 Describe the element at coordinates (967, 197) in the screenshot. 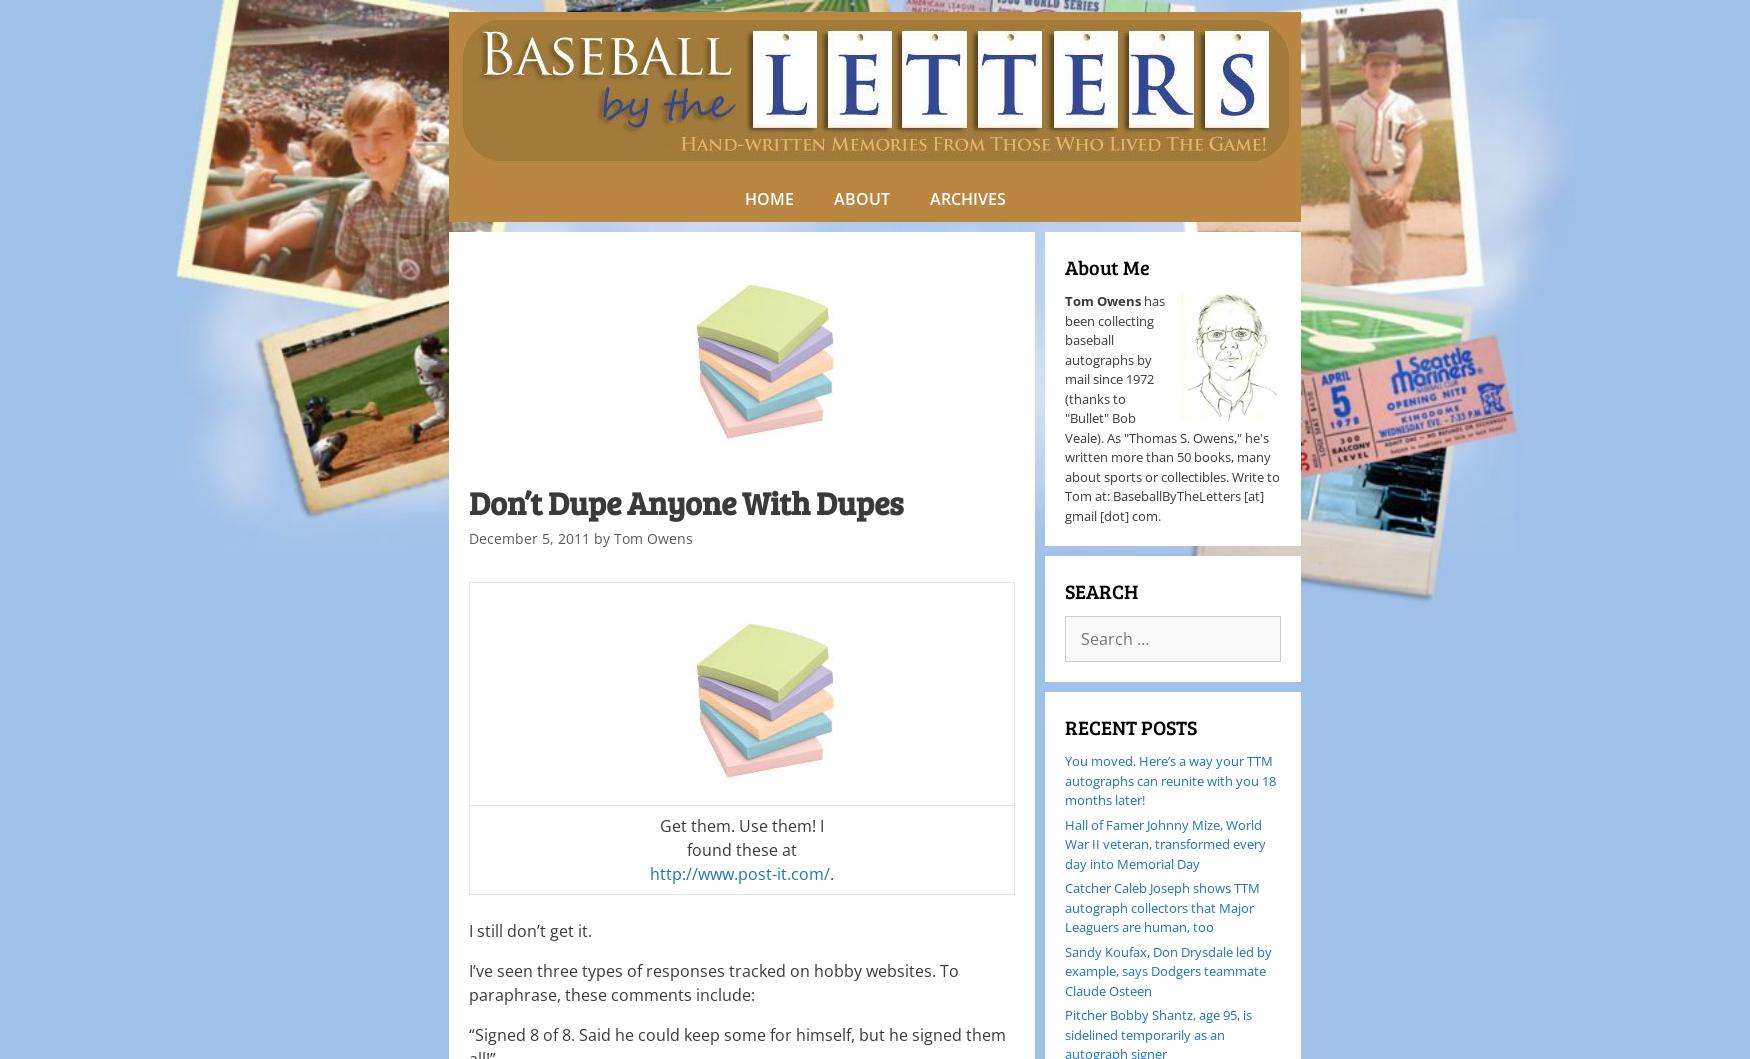

I see `'ARCHIVES'` at that location.